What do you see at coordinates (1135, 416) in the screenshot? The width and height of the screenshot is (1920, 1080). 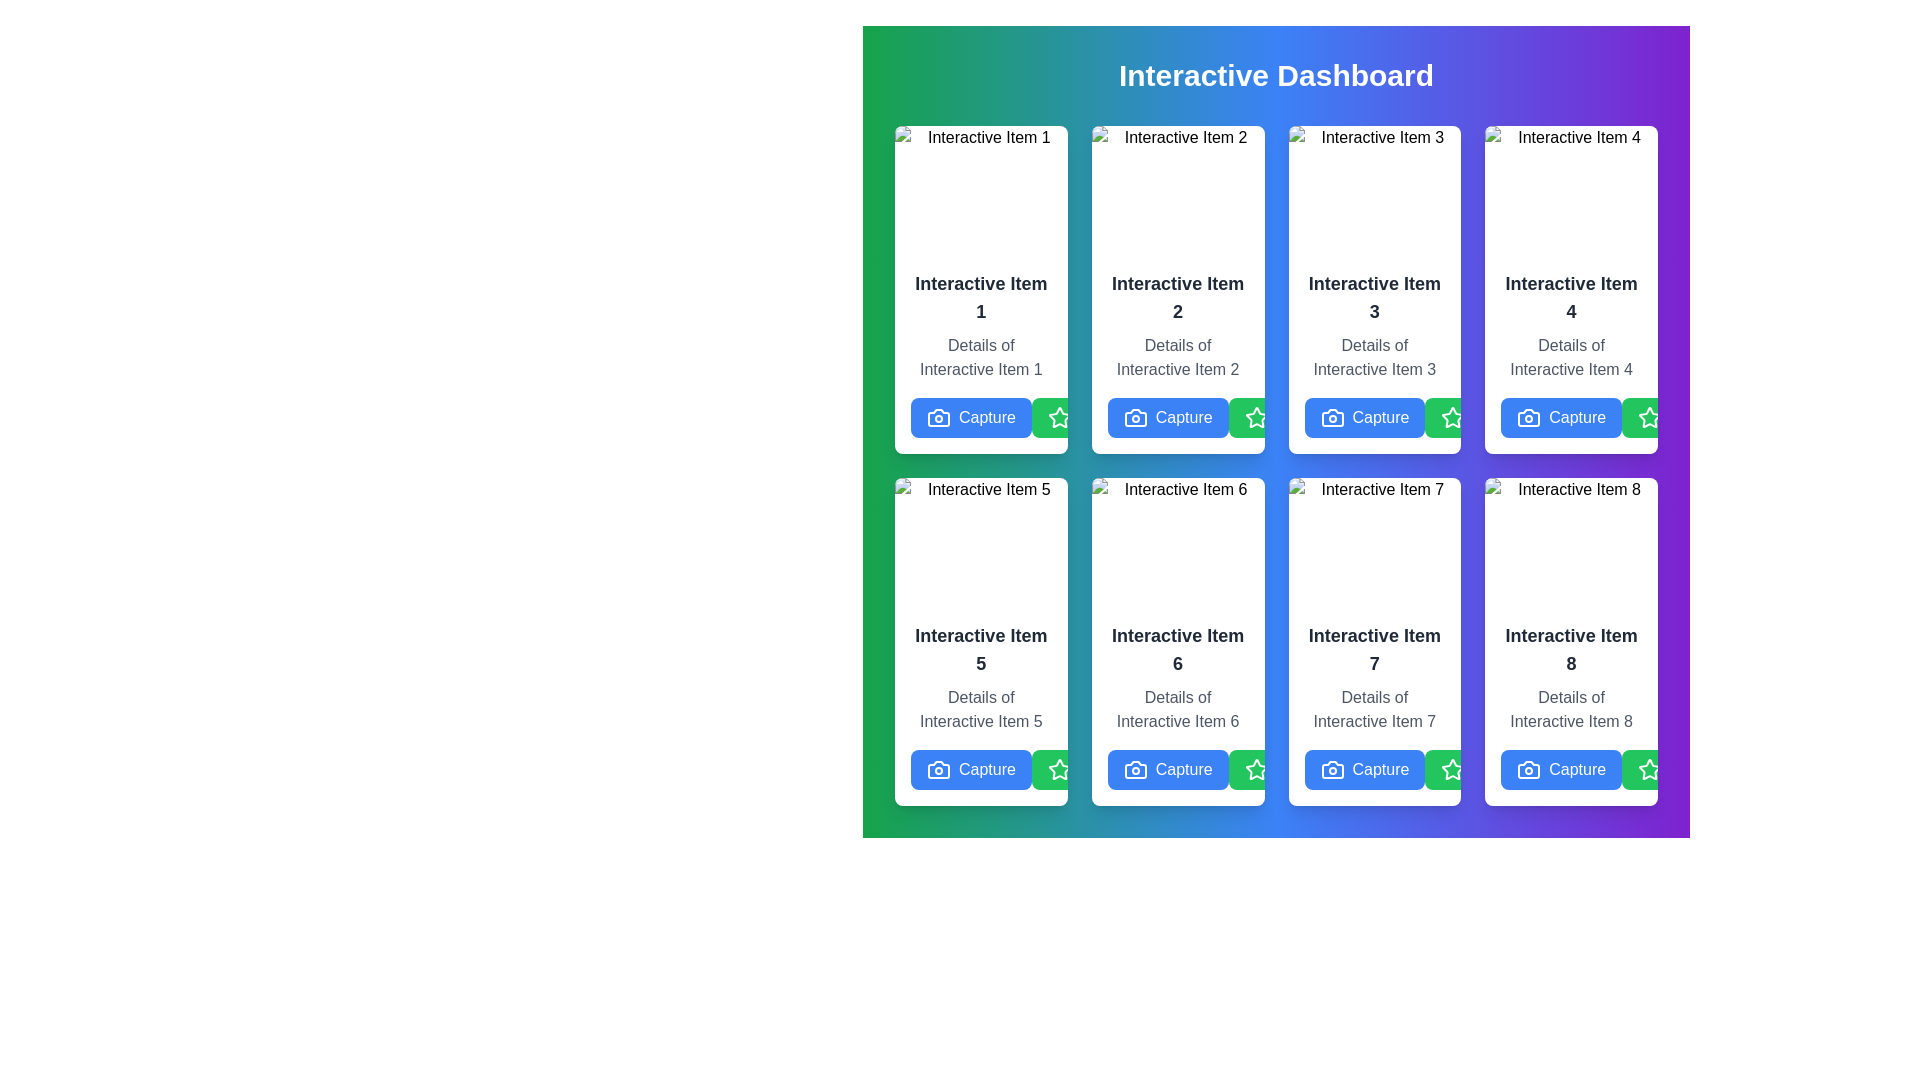 I see `the 'Capture' button located at the bottom of 'Interactive Item 2' card, which contains the camera icon for image capture functionality` at bounding box center [1135, 416].